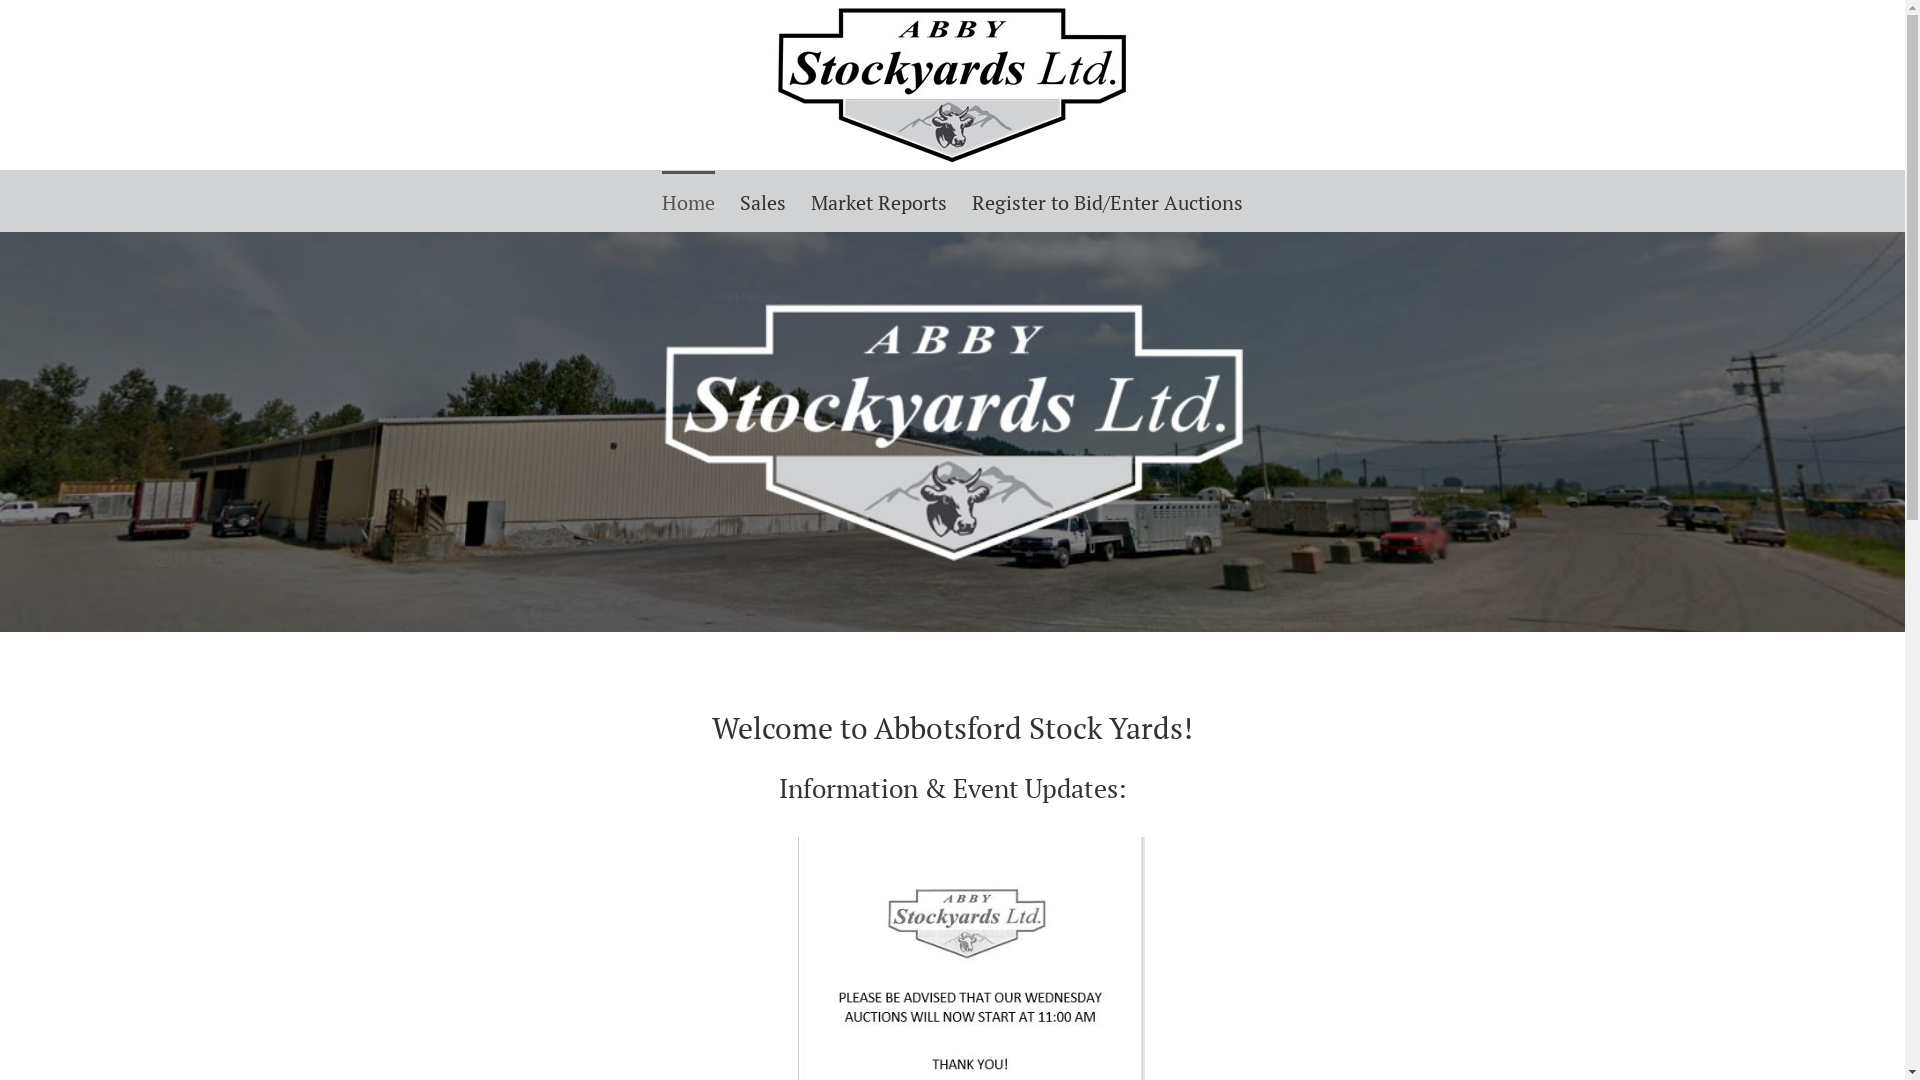 The width and height of the screenshot is (1920, 1080). Describe the element at coordinates (1106, 200) in the screenshot. I see `'Register to Bid/Enter Auctions'` at that location.